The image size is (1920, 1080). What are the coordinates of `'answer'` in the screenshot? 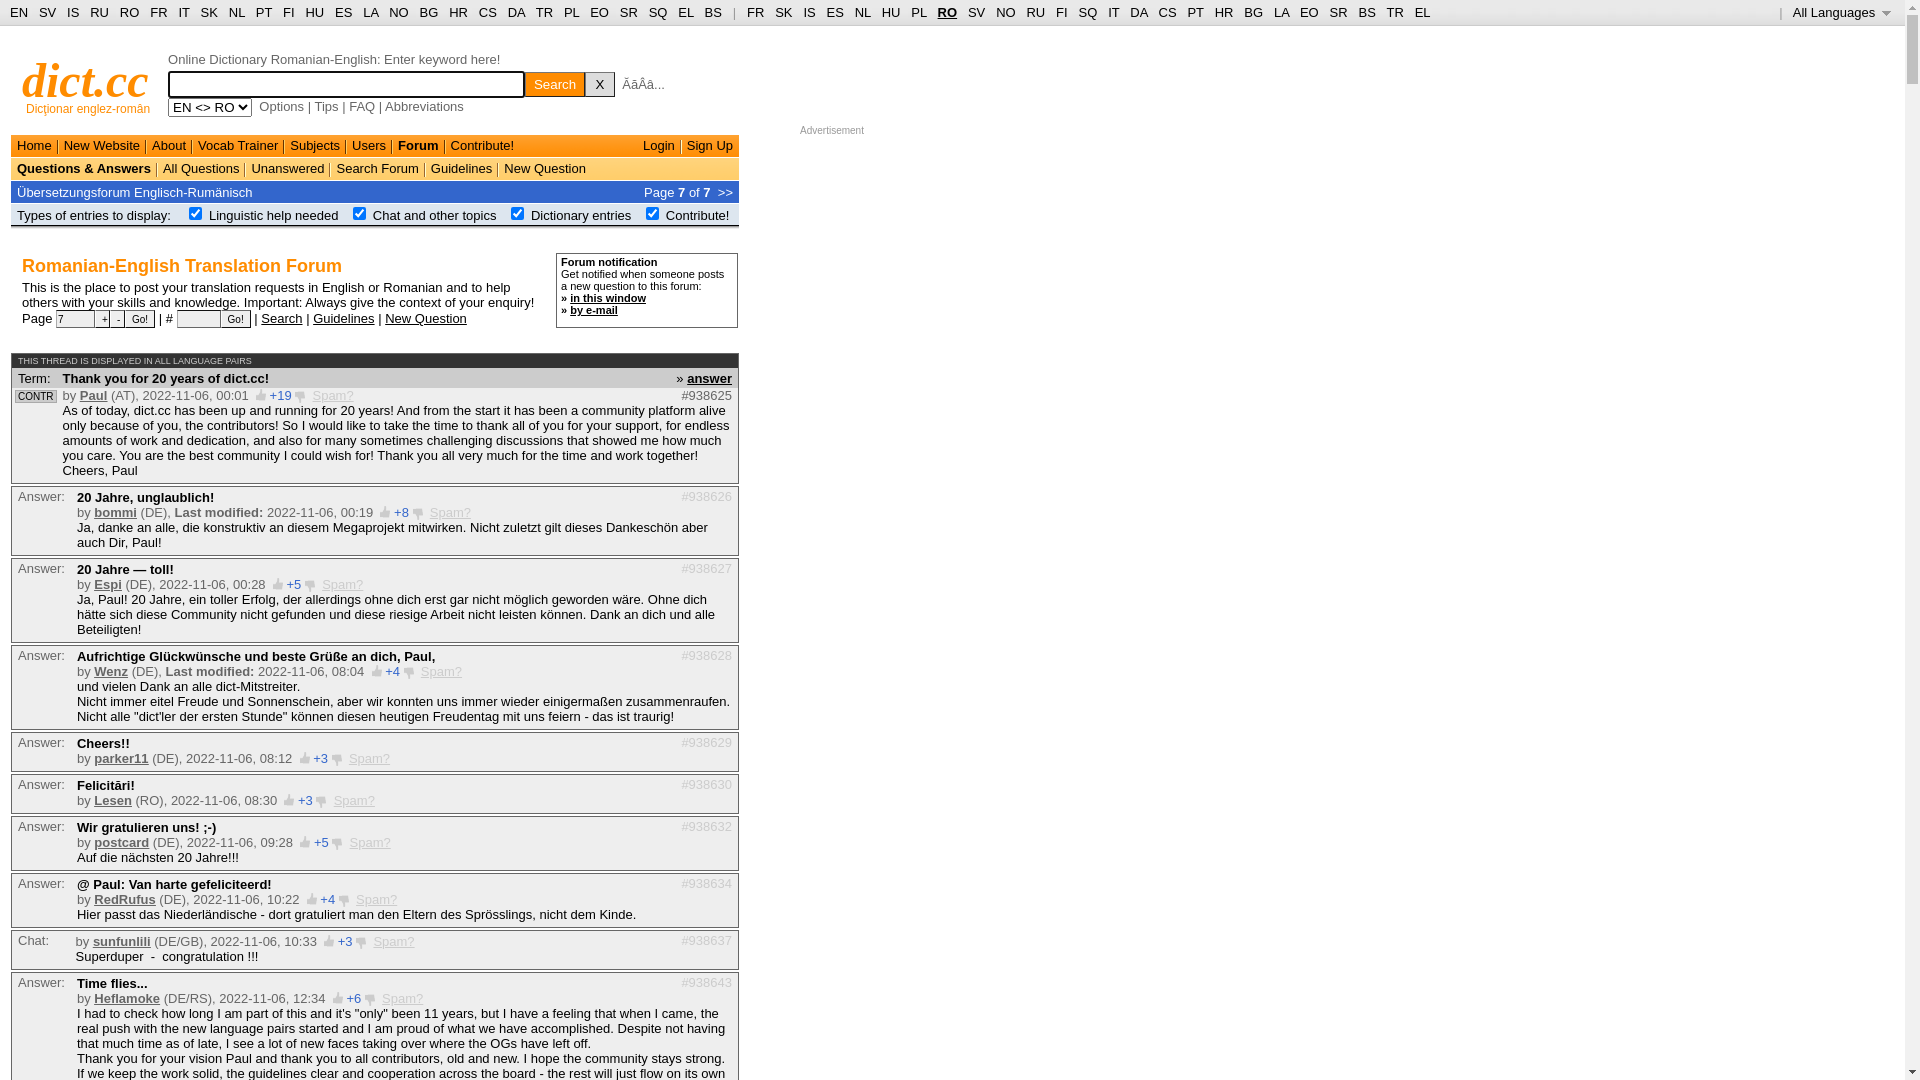 It's located at (709, 377).